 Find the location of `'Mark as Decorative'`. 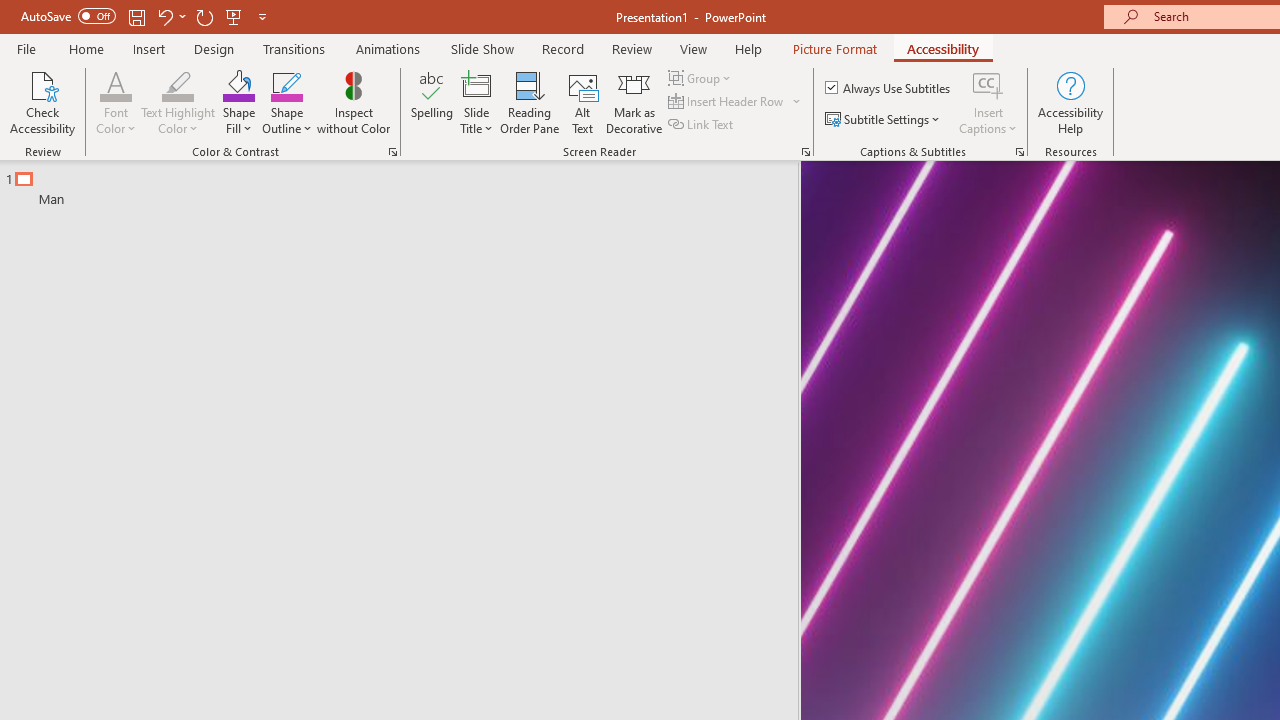

'Mark as Decorative' is located at coordinates (633, 103).